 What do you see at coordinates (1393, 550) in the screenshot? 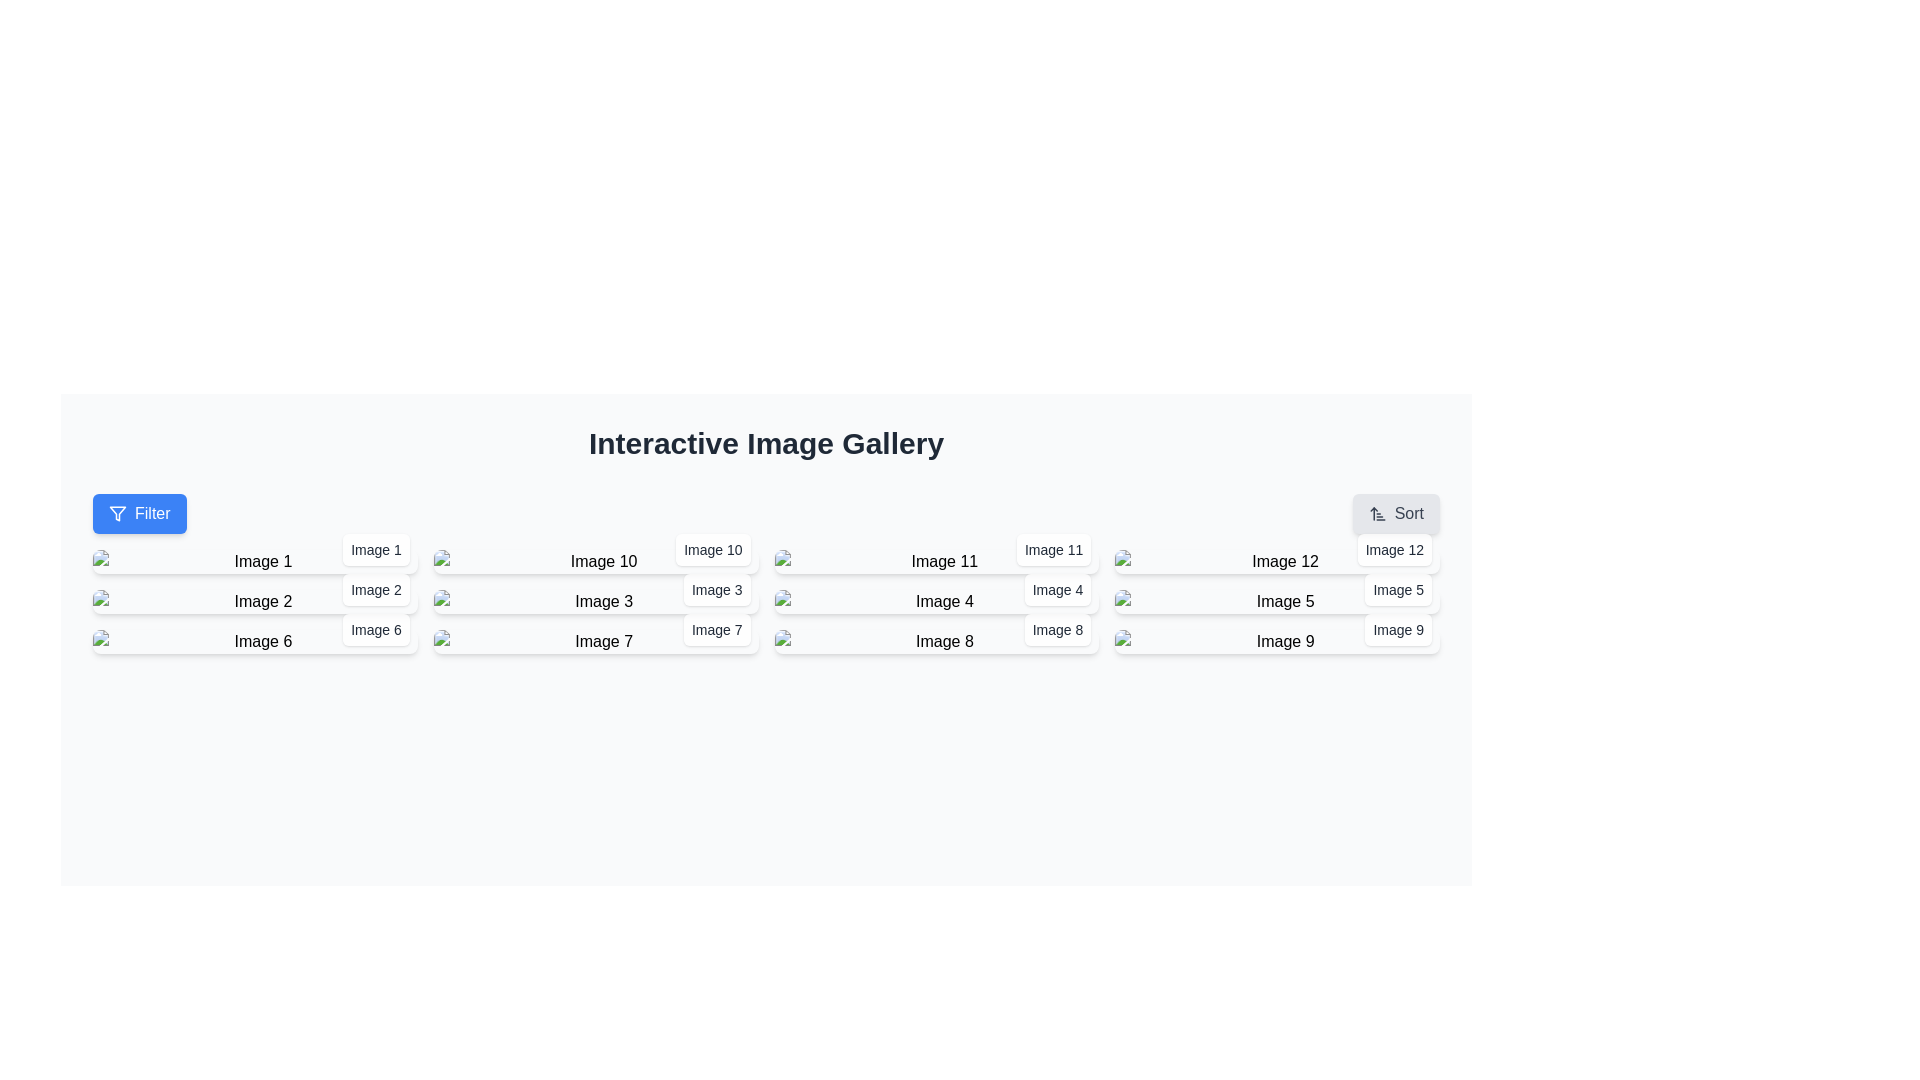
I see `the informational text label in the bottom-right corner of the image card labeled 'Image 12', which is part of the grid layout` at bounding box center [1393, 550].